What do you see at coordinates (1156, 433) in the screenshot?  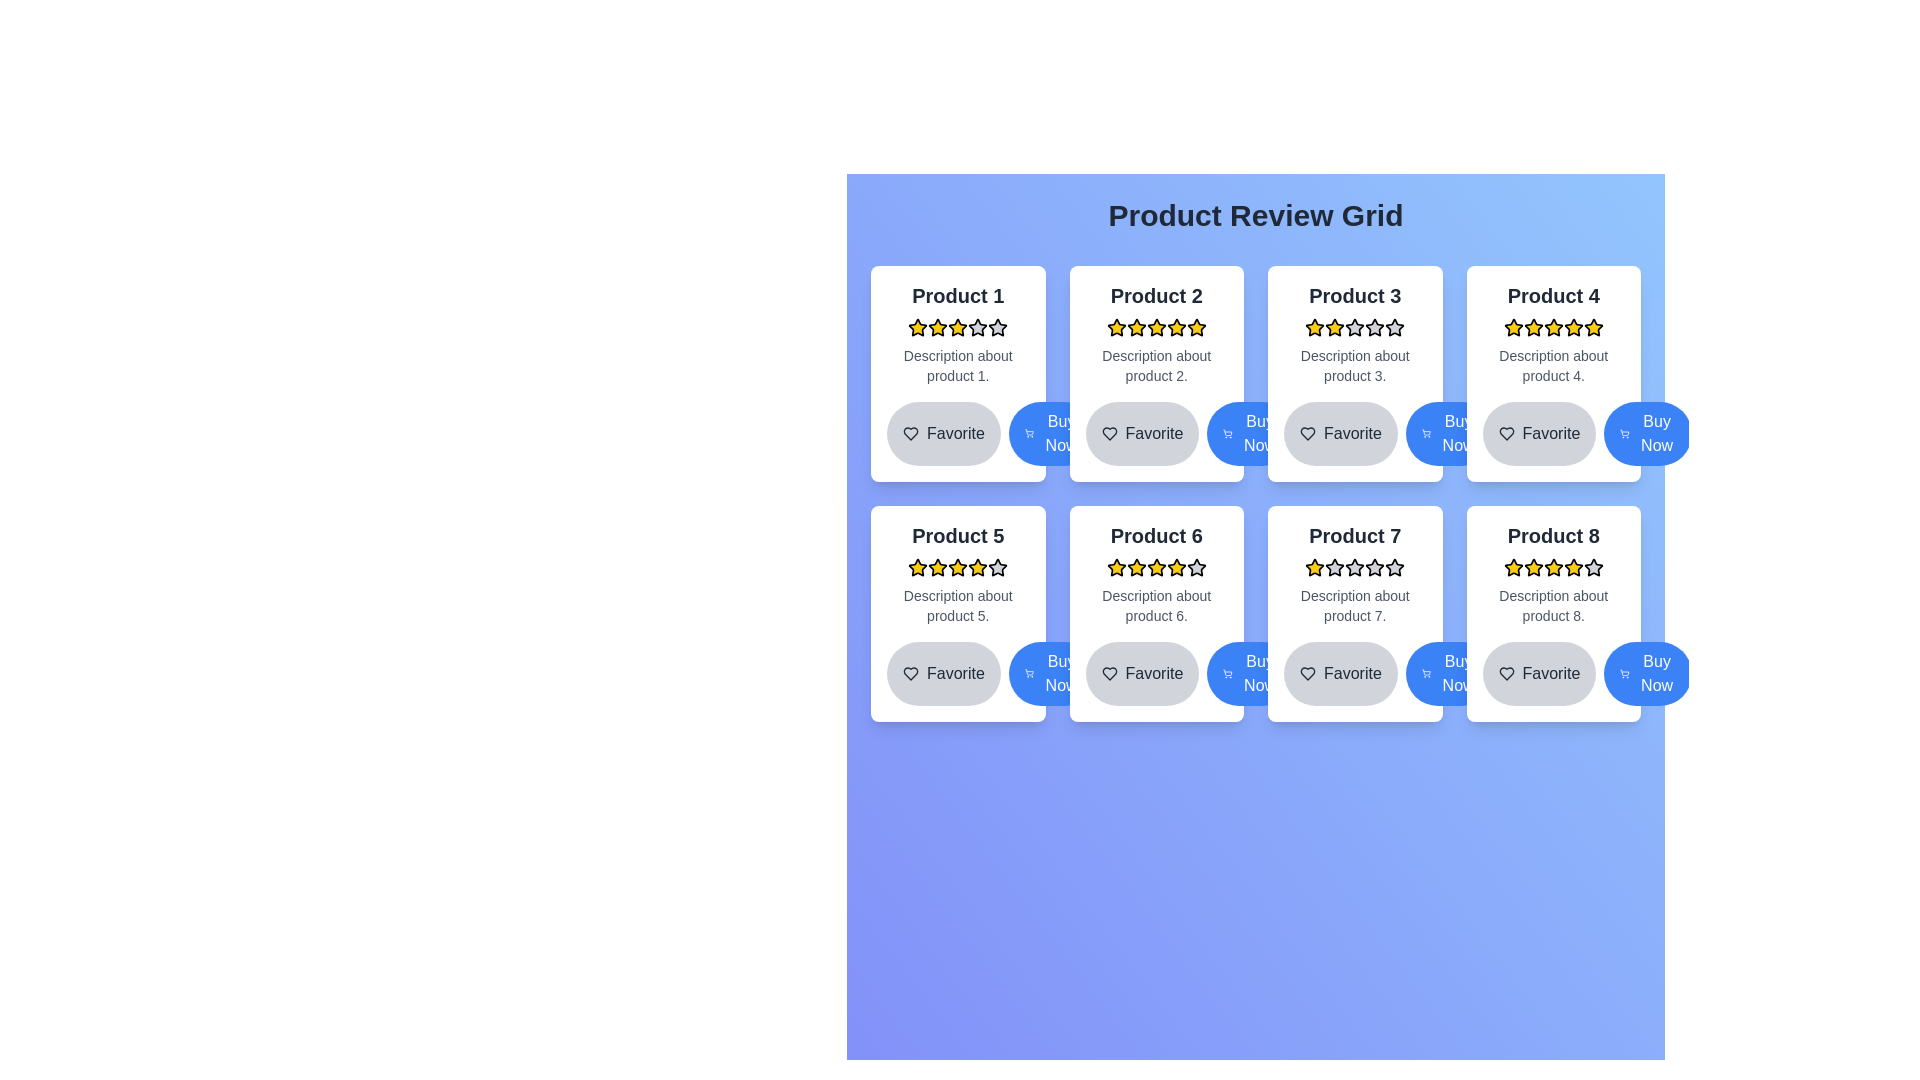 I see `the 'Favorite' button, which is a rounded rectangle with a grey background and a heart icon, positioned below 'Product 2' and to the left of the 'Buy Now' button` at bounding box center [1156, 433].